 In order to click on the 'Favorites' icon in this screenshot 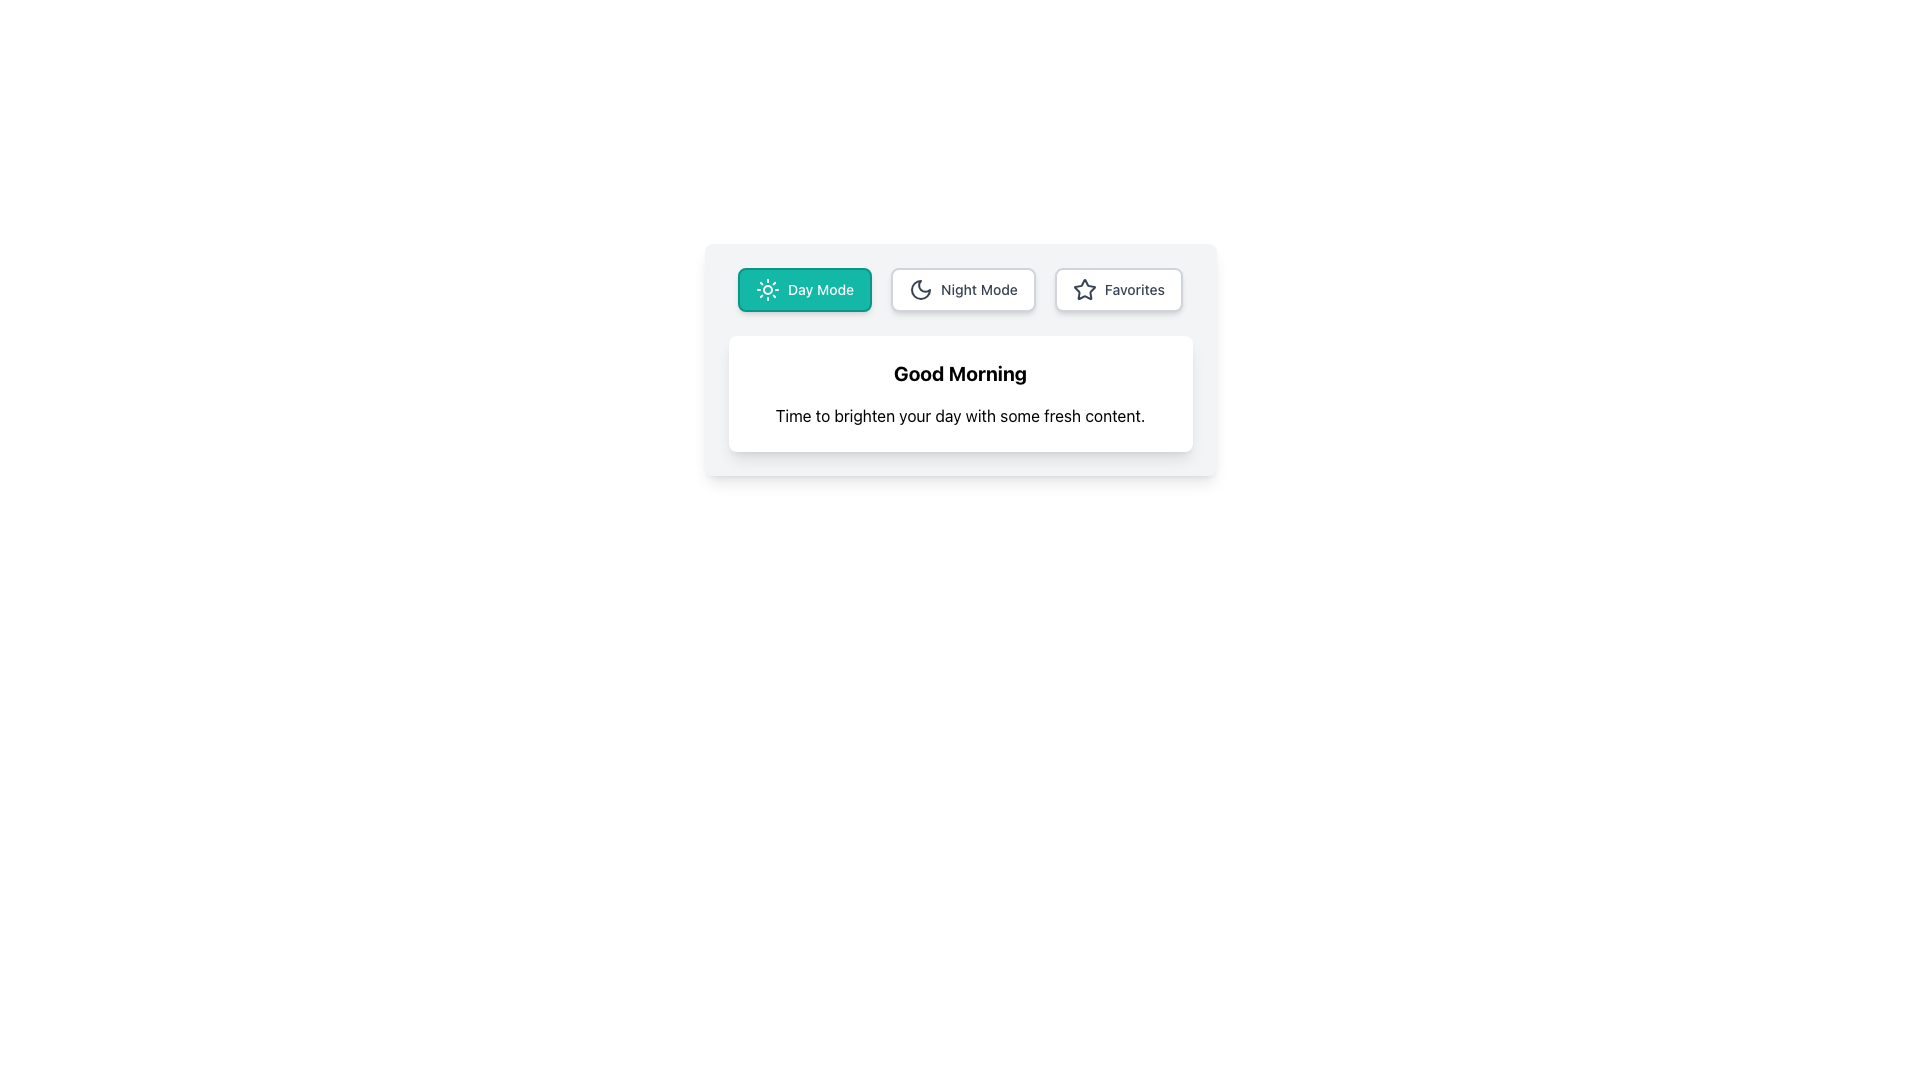, I will do `click(1083, 289)`.